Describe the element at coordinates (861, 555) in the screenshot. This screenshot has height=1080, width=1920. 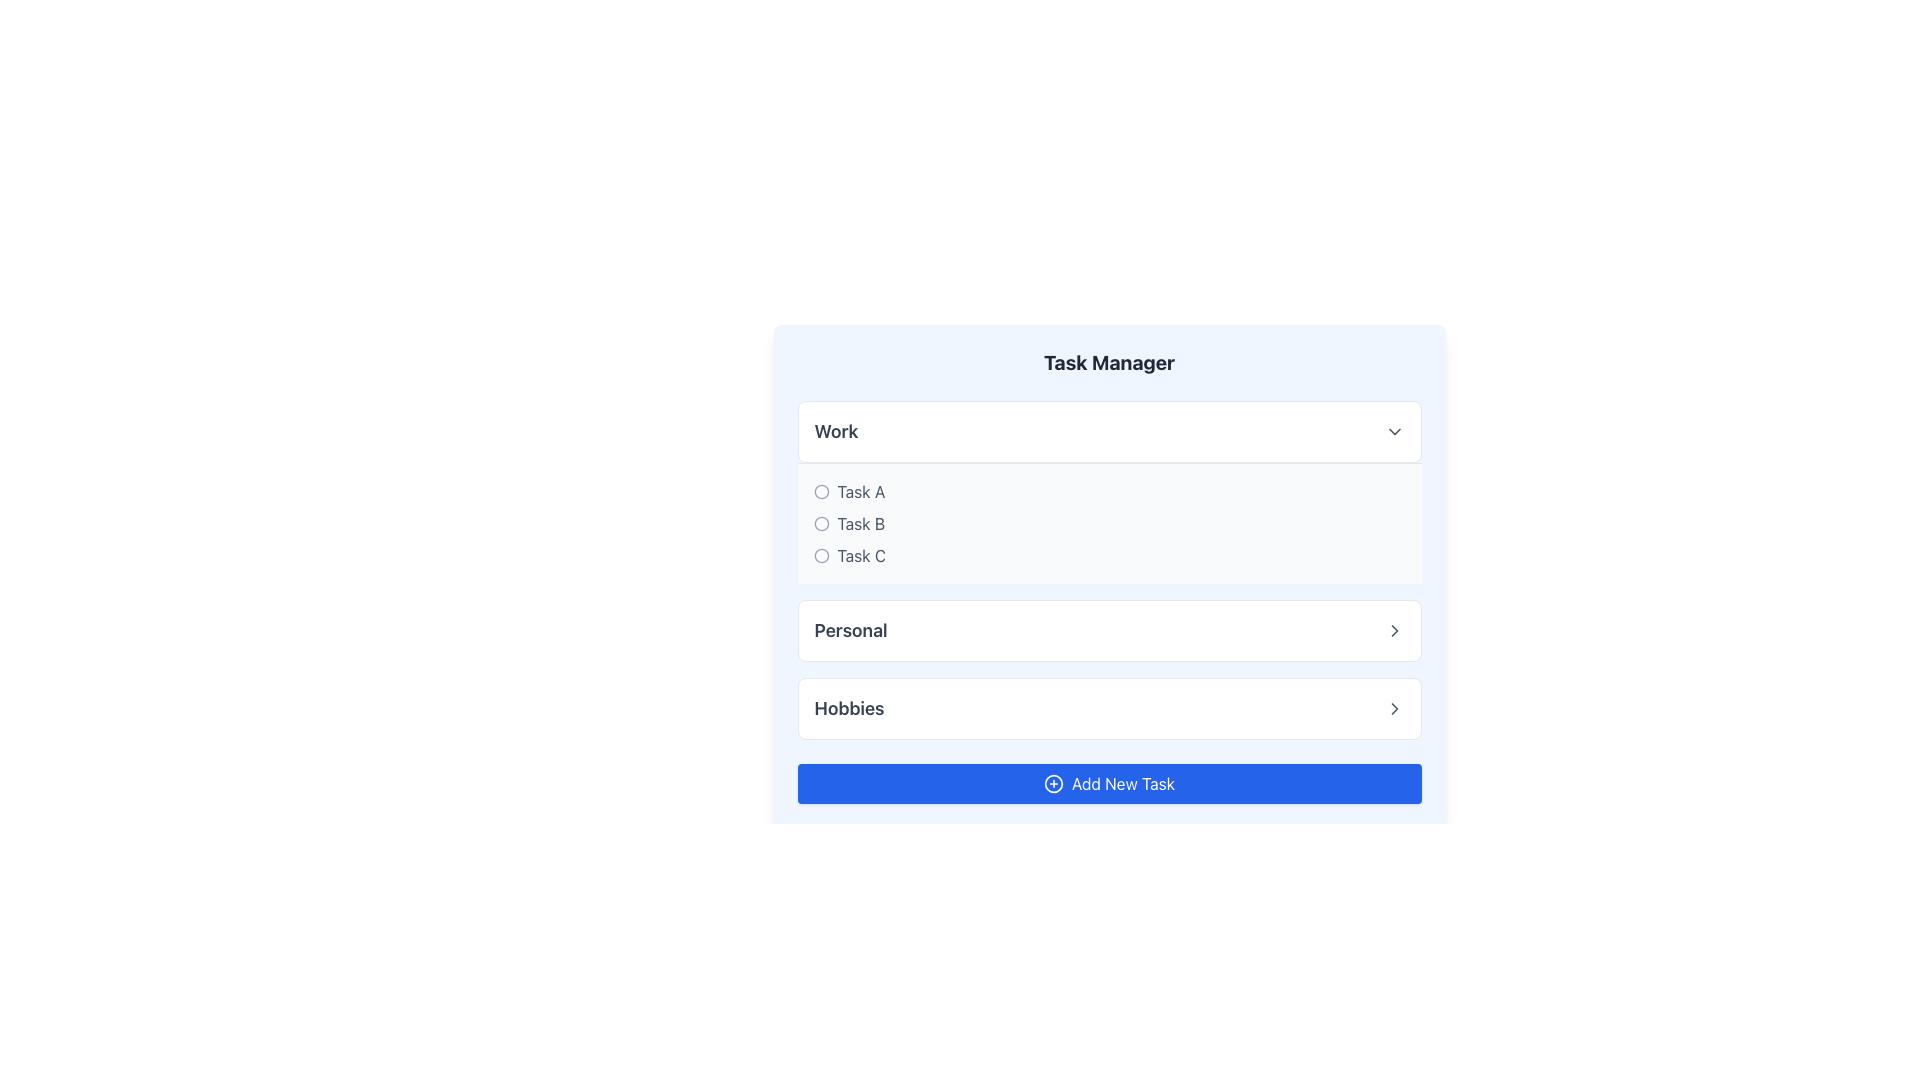
I see `the text label 'Task C' in the Work section of the task manager, which is the third item in a vertical list of tasks` at that location.